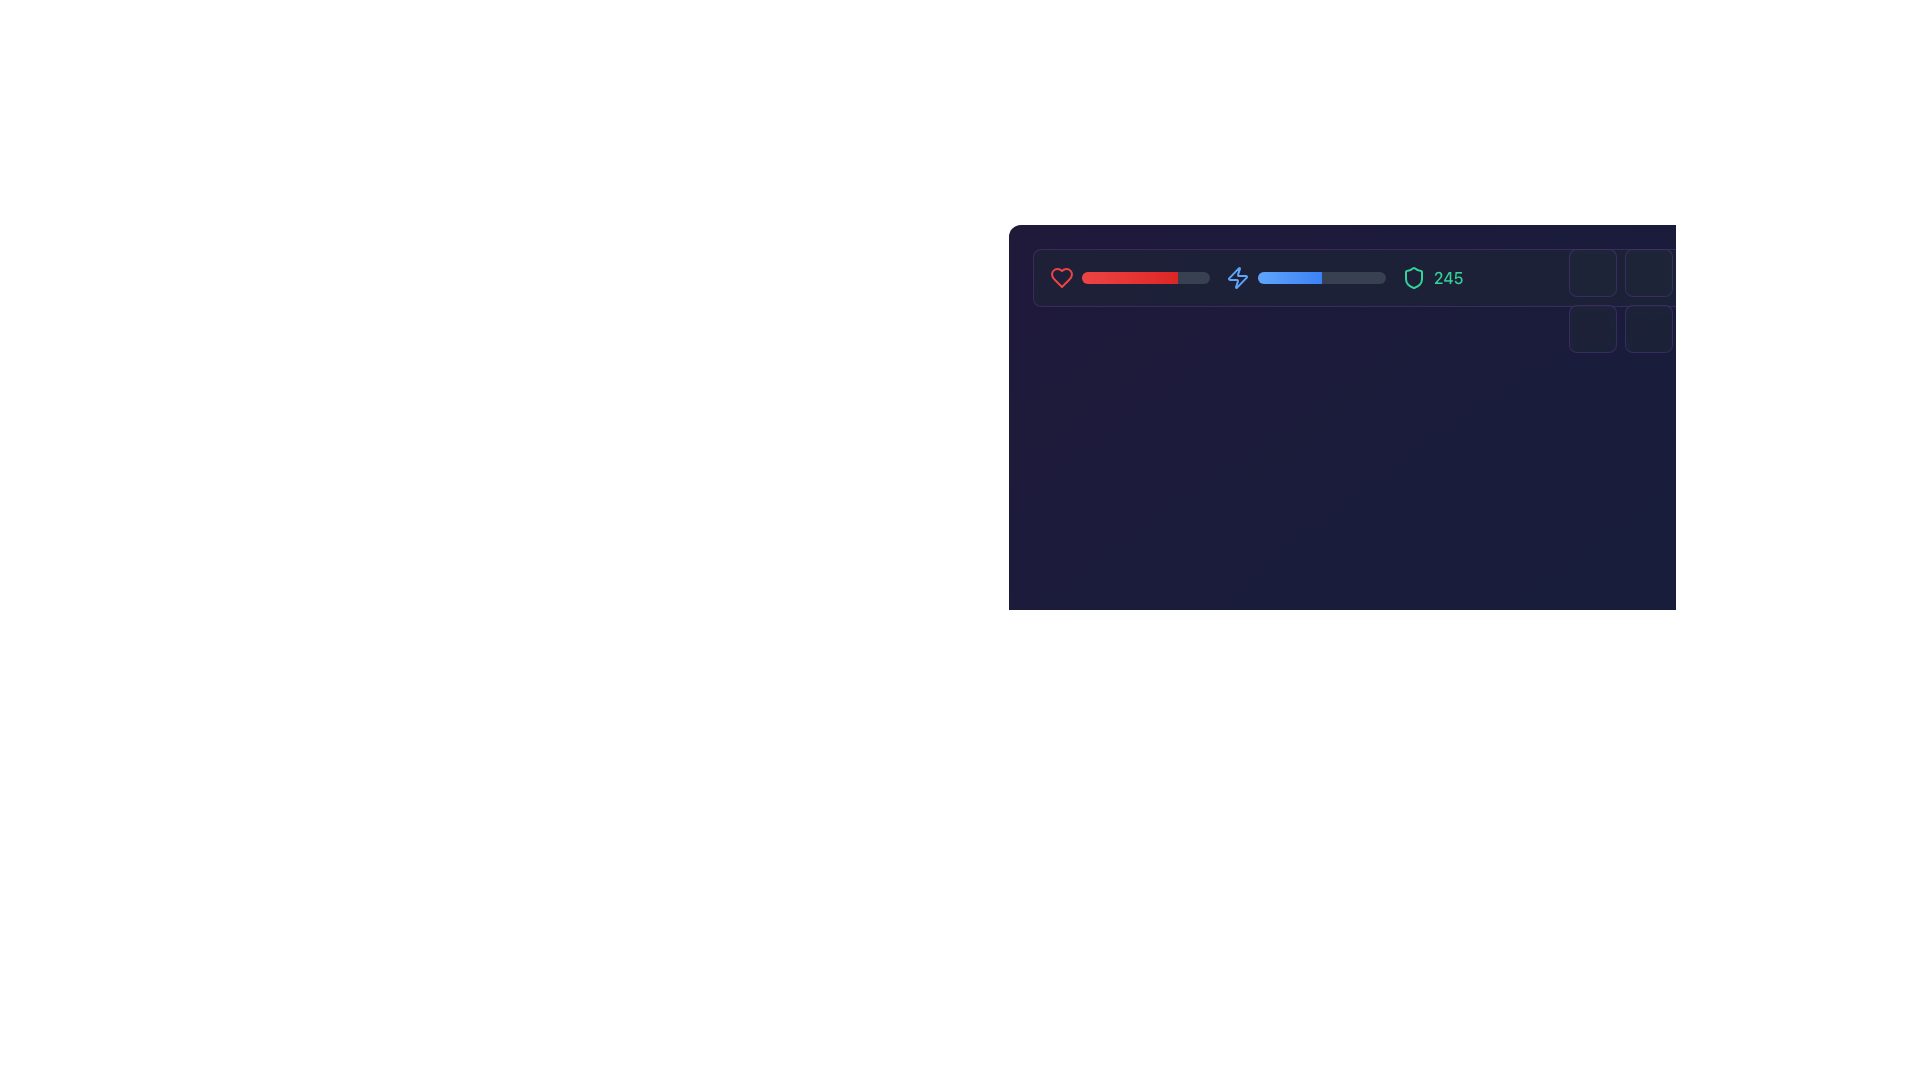  What do you see at coordinates (1305, 277) in the screenshot?
I see `the second progress bar that indicates energy or power level, located to the right of a red progress bar with a heart icon and to the left of a green shield icon` at bounding box center [1305, 277].